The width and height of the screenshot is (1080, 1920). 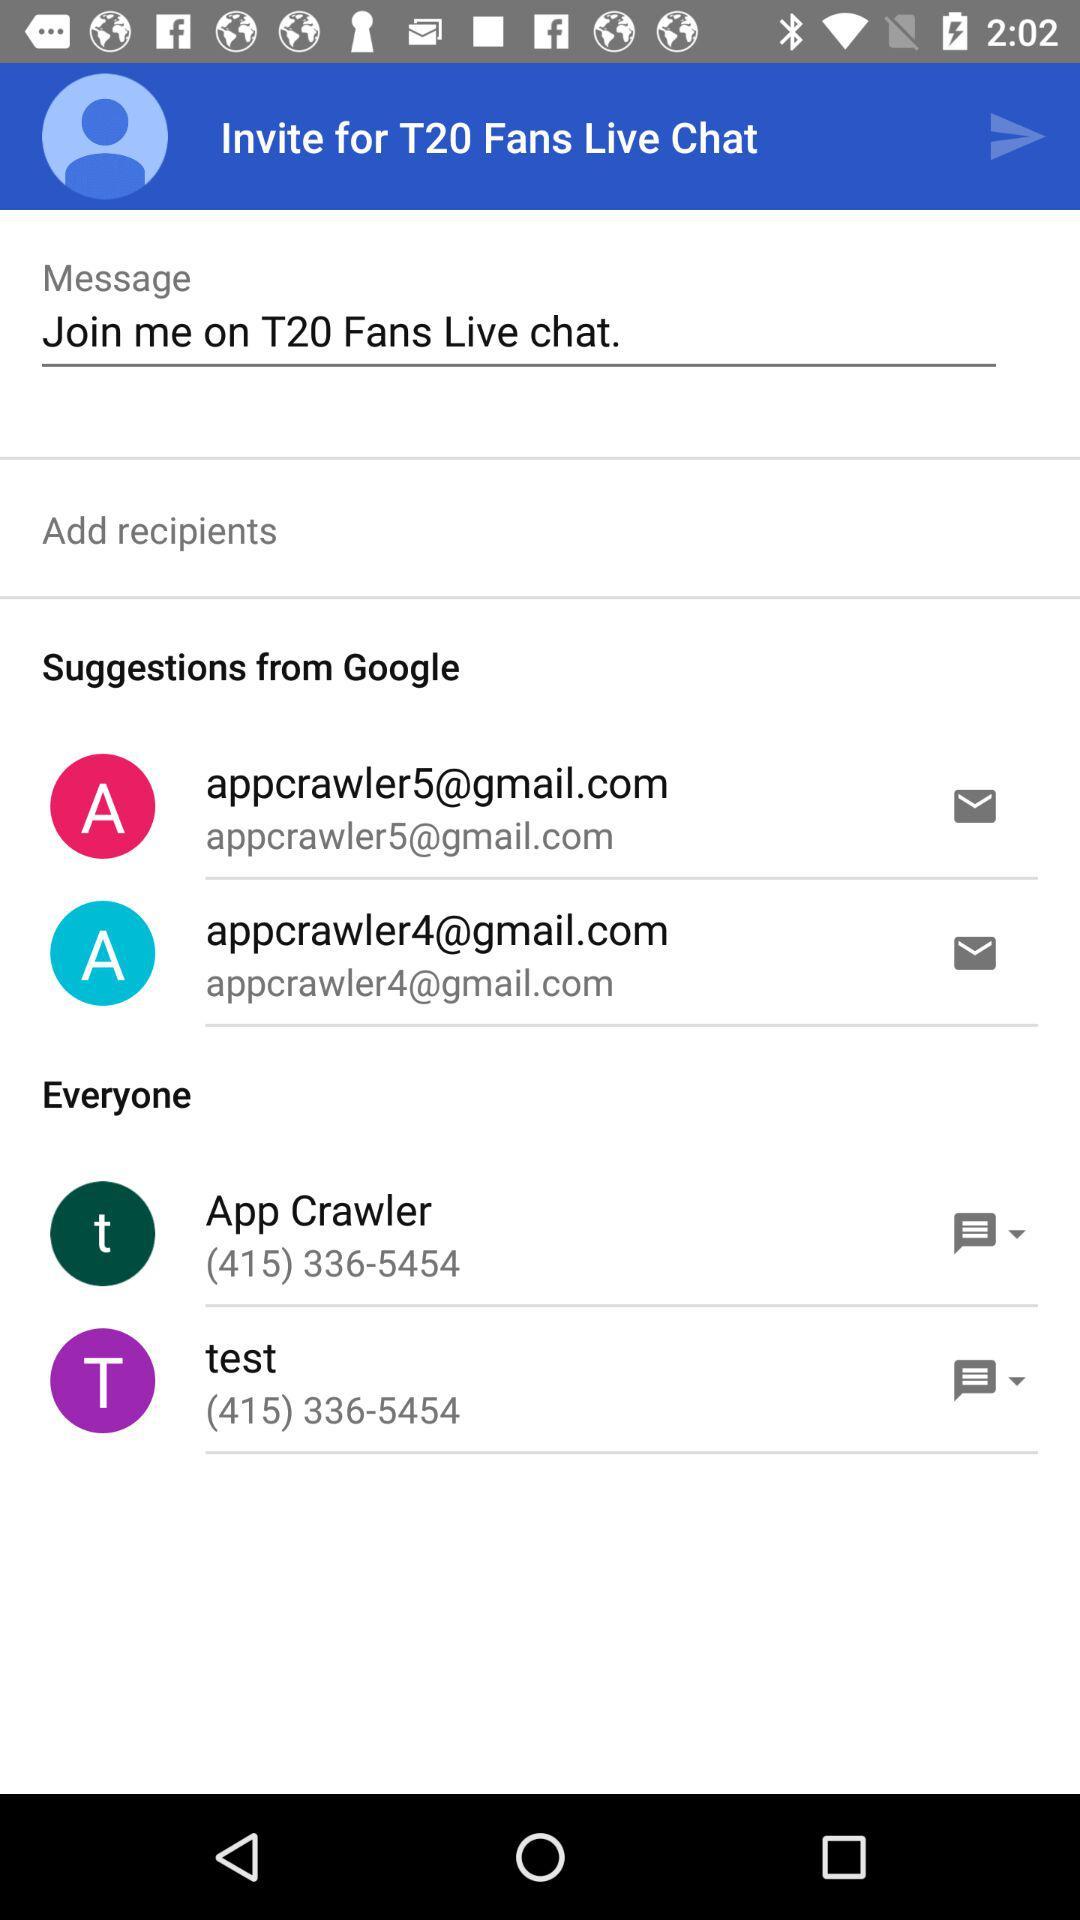 What do you see at coordinates (1017, 135) in the screenshot?
I see `the icon next to invite for t20 item` at bounding box center [1017, 135].